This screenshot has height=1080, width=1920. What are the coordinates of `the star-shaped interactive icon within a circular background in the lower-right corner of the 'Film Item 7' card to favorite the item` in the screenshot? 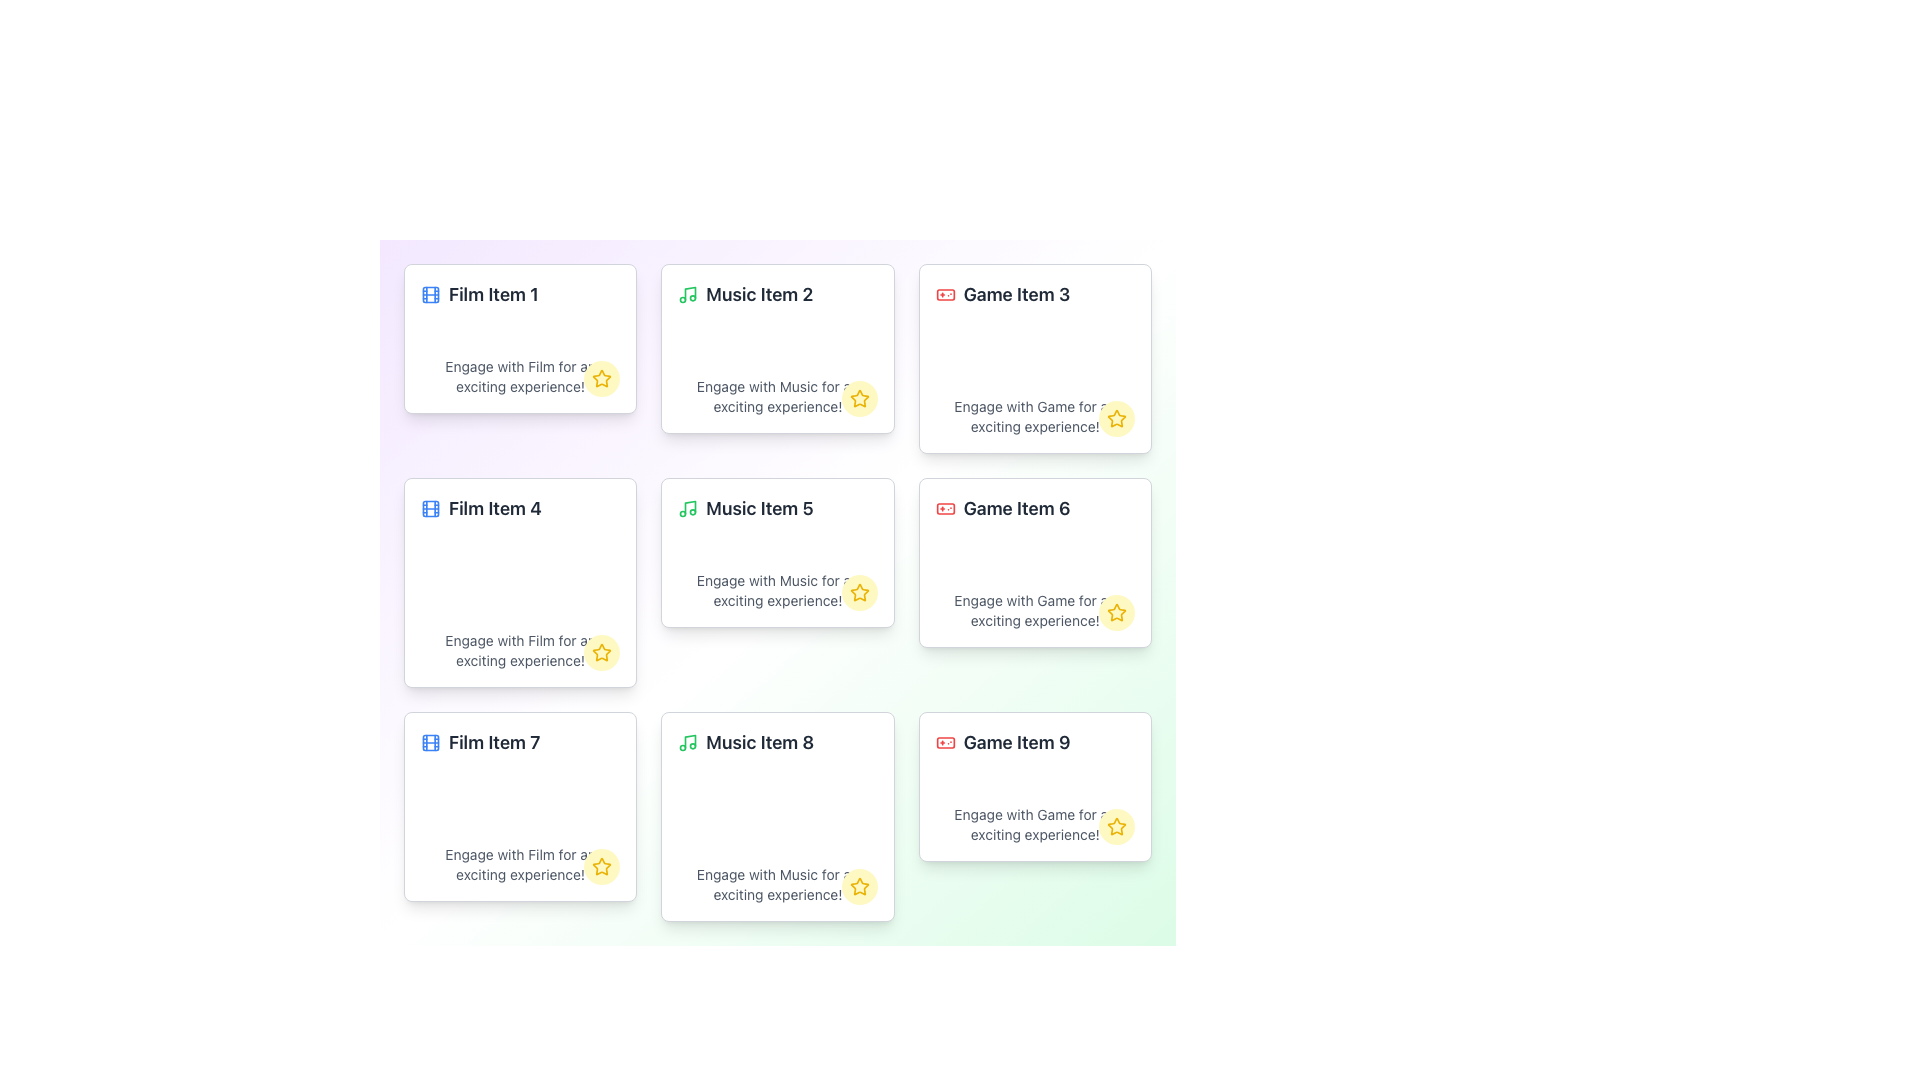 It's located at (600, 866).